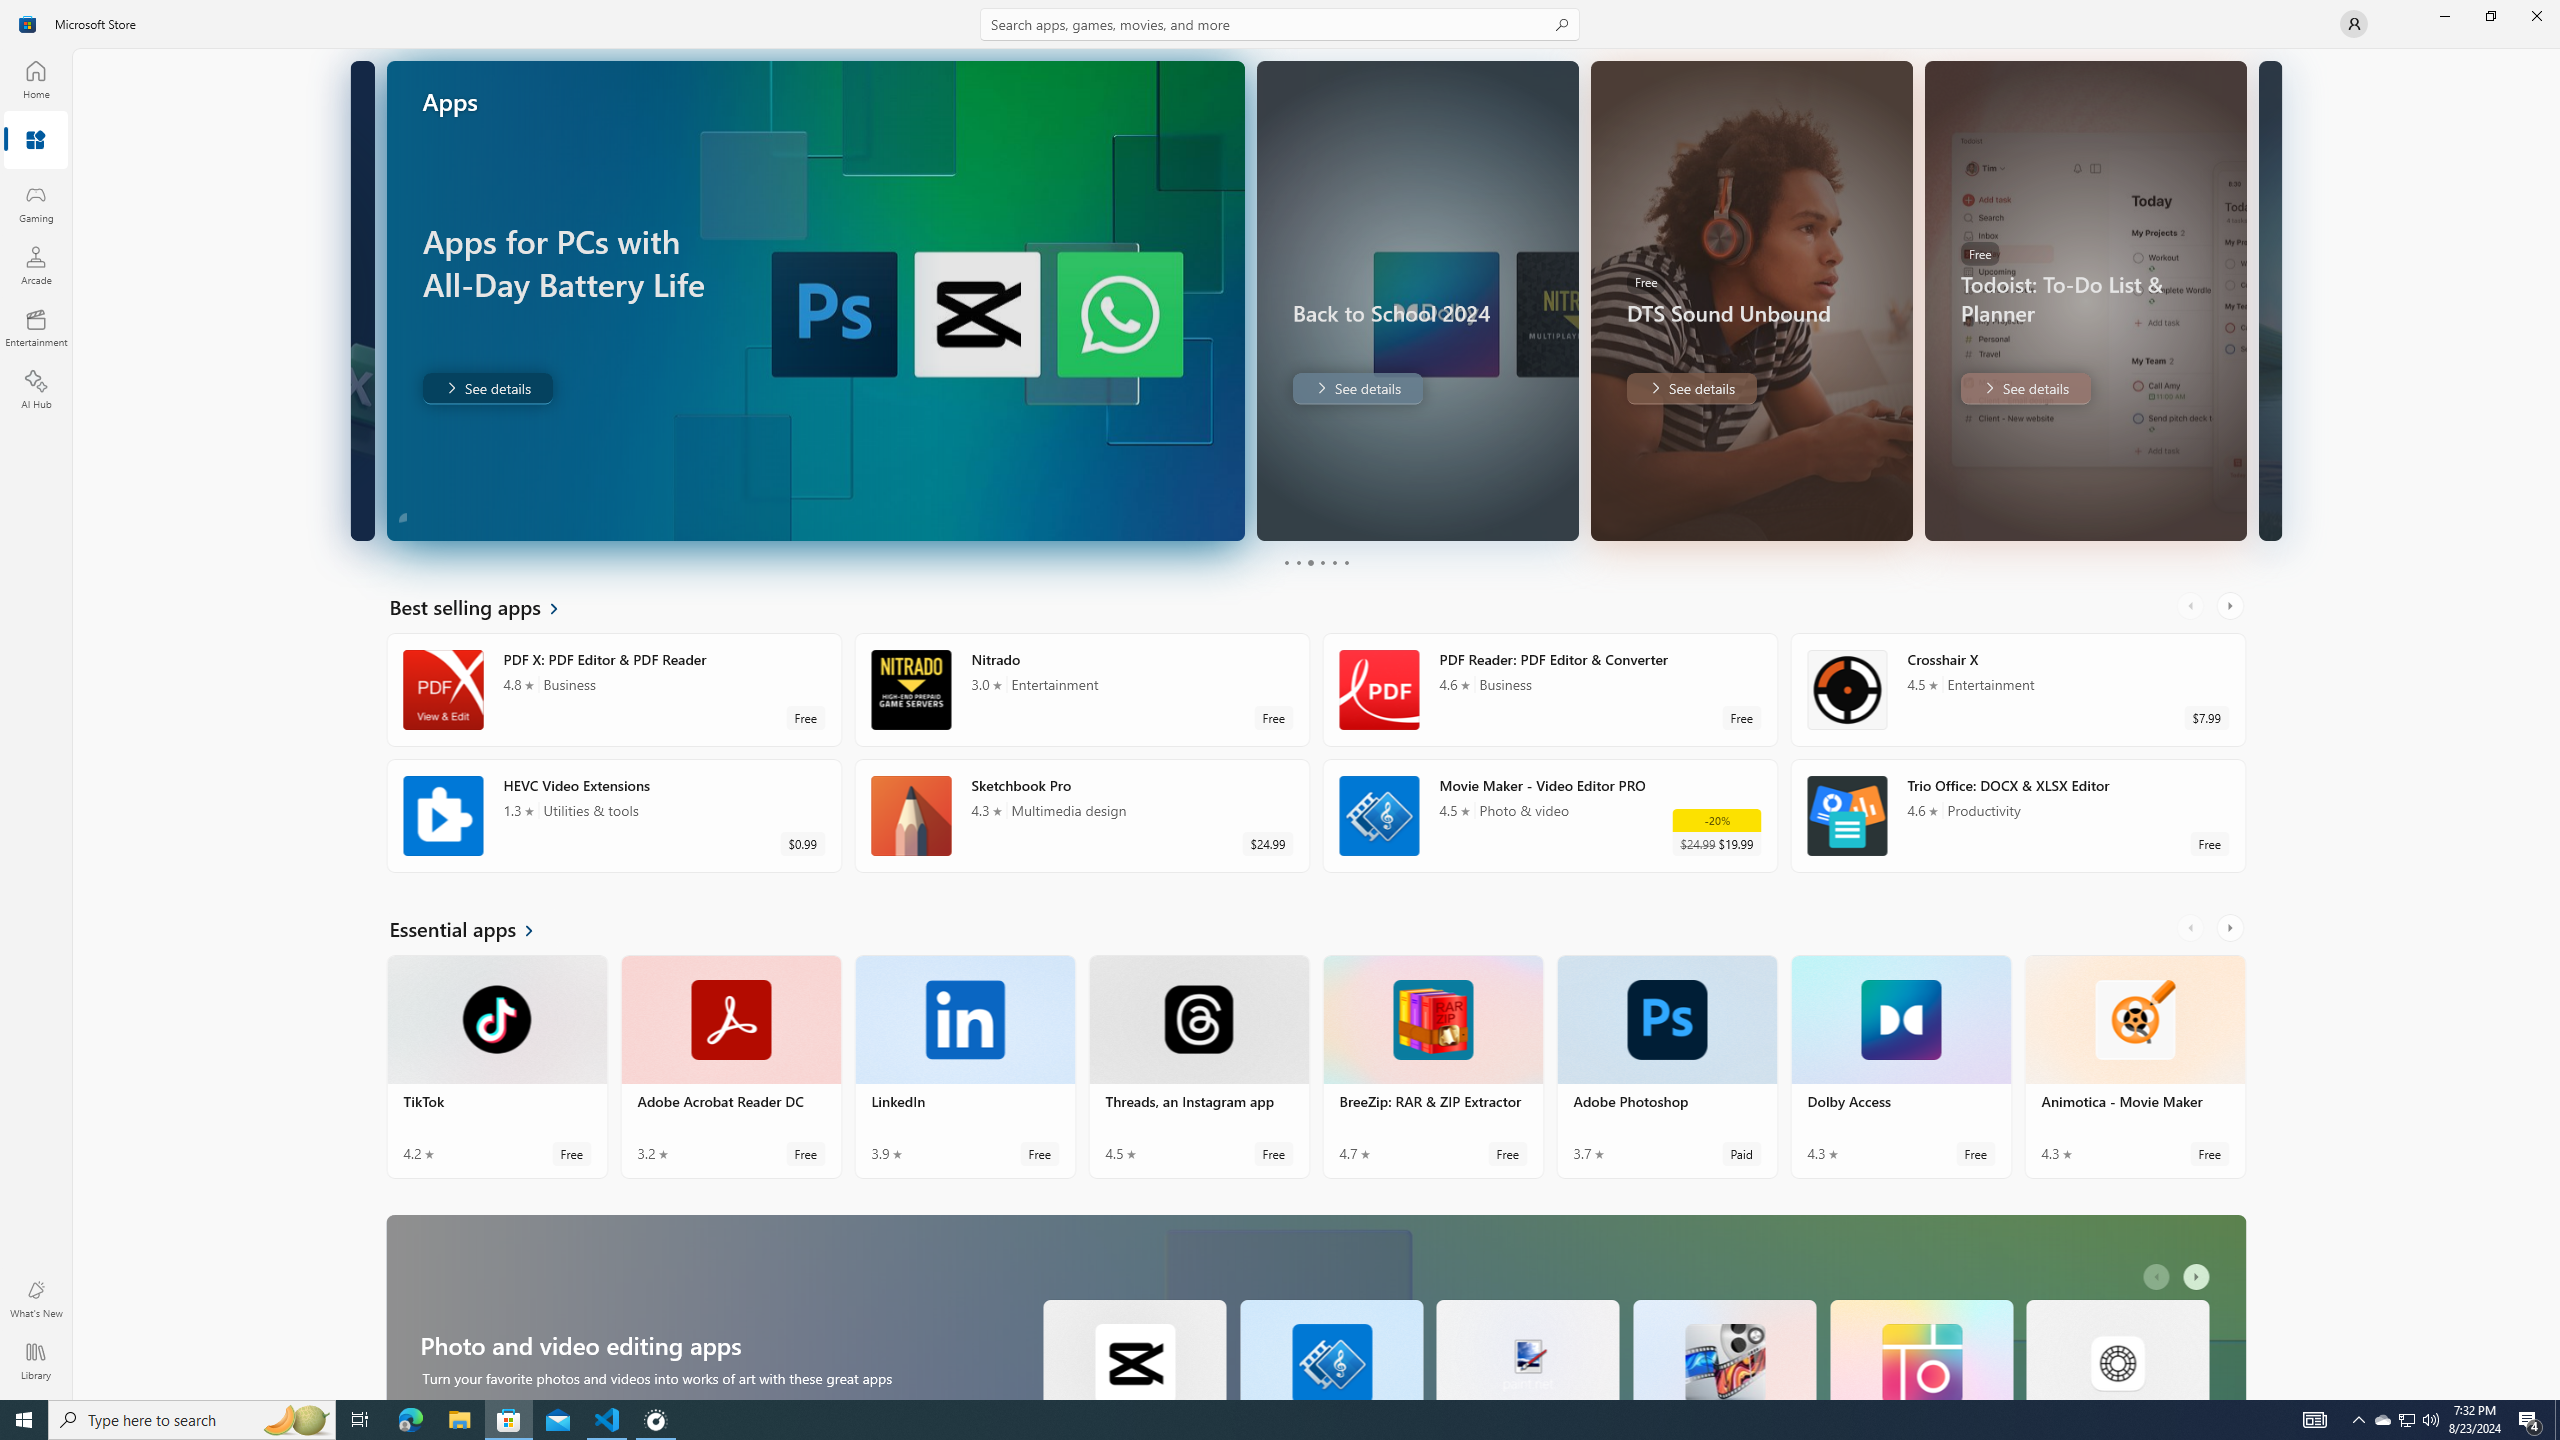  Describe the element at coordinates (2159, 1276) in the screenshot. I see `'AutomationID: LeftScrollButton'` at that location.